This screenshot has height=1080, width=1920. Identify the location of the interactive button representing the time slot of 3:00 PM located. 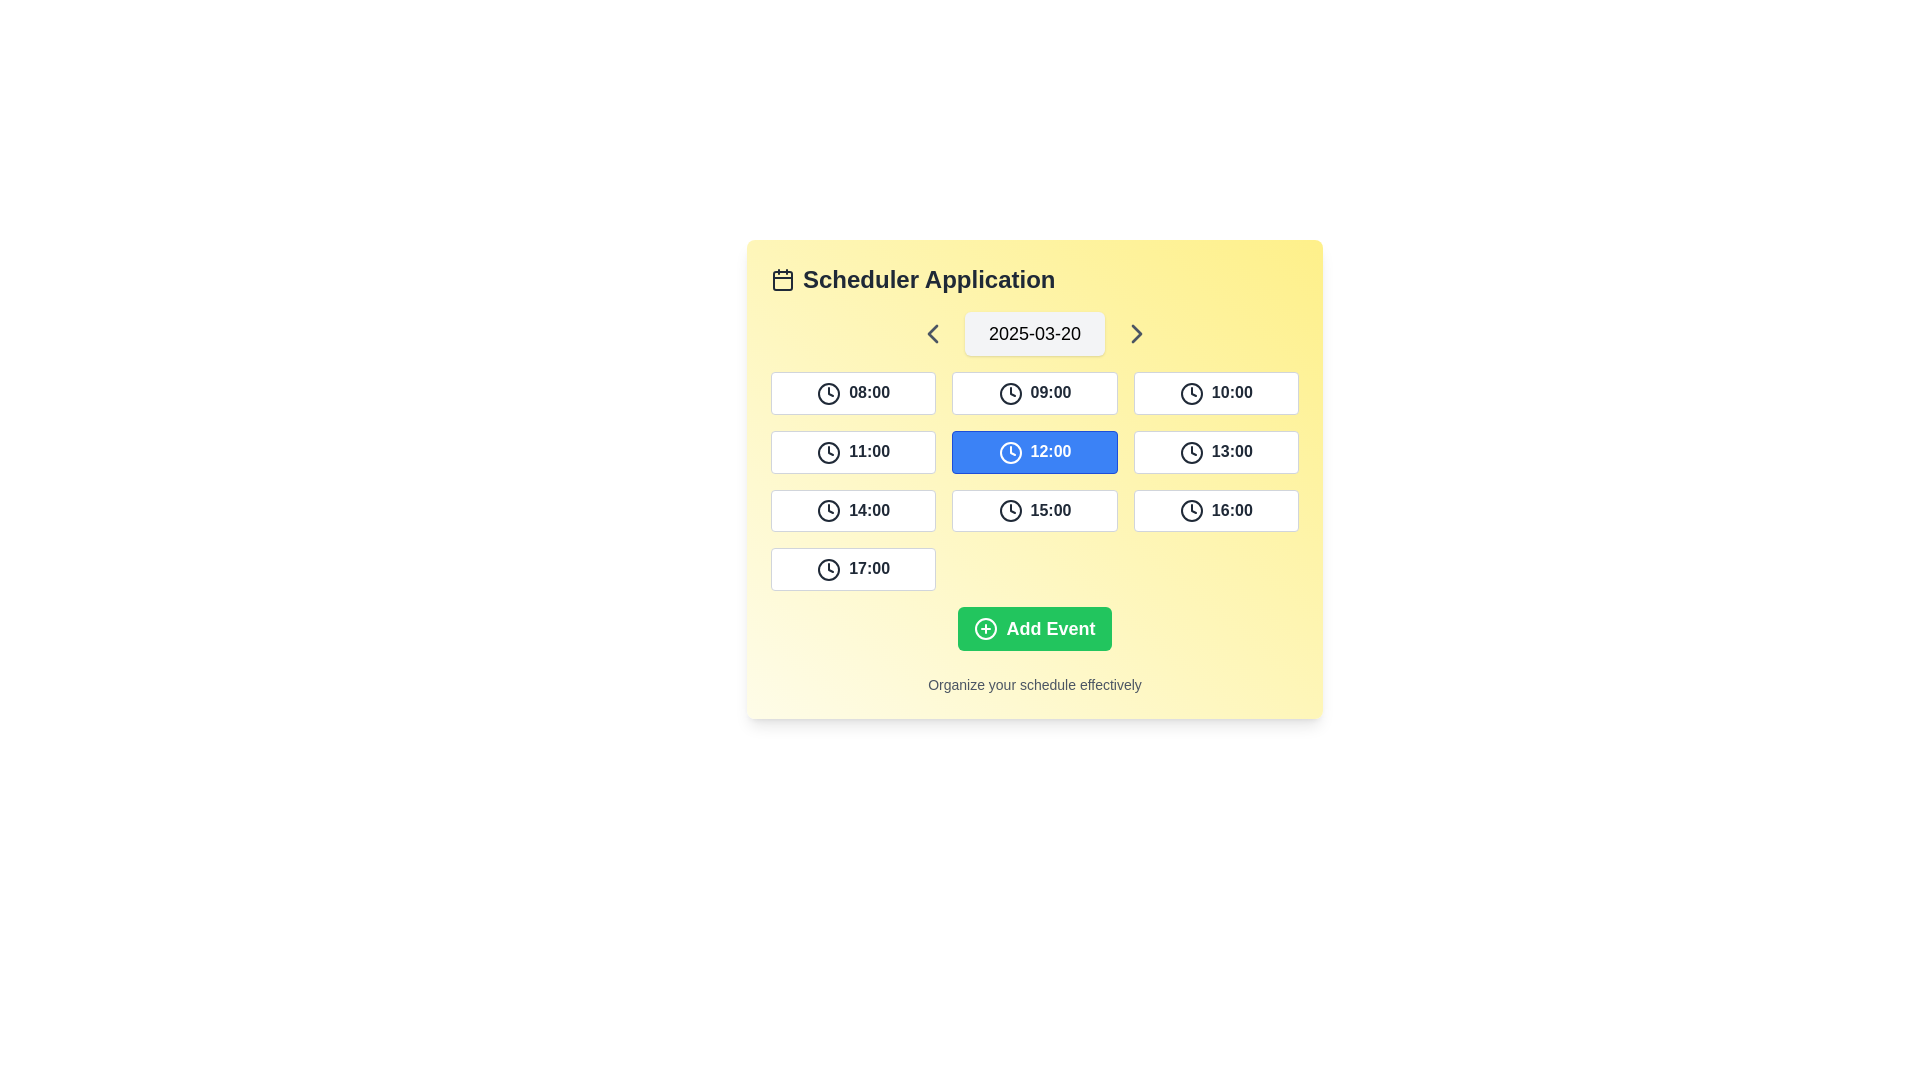
(1035, 509).